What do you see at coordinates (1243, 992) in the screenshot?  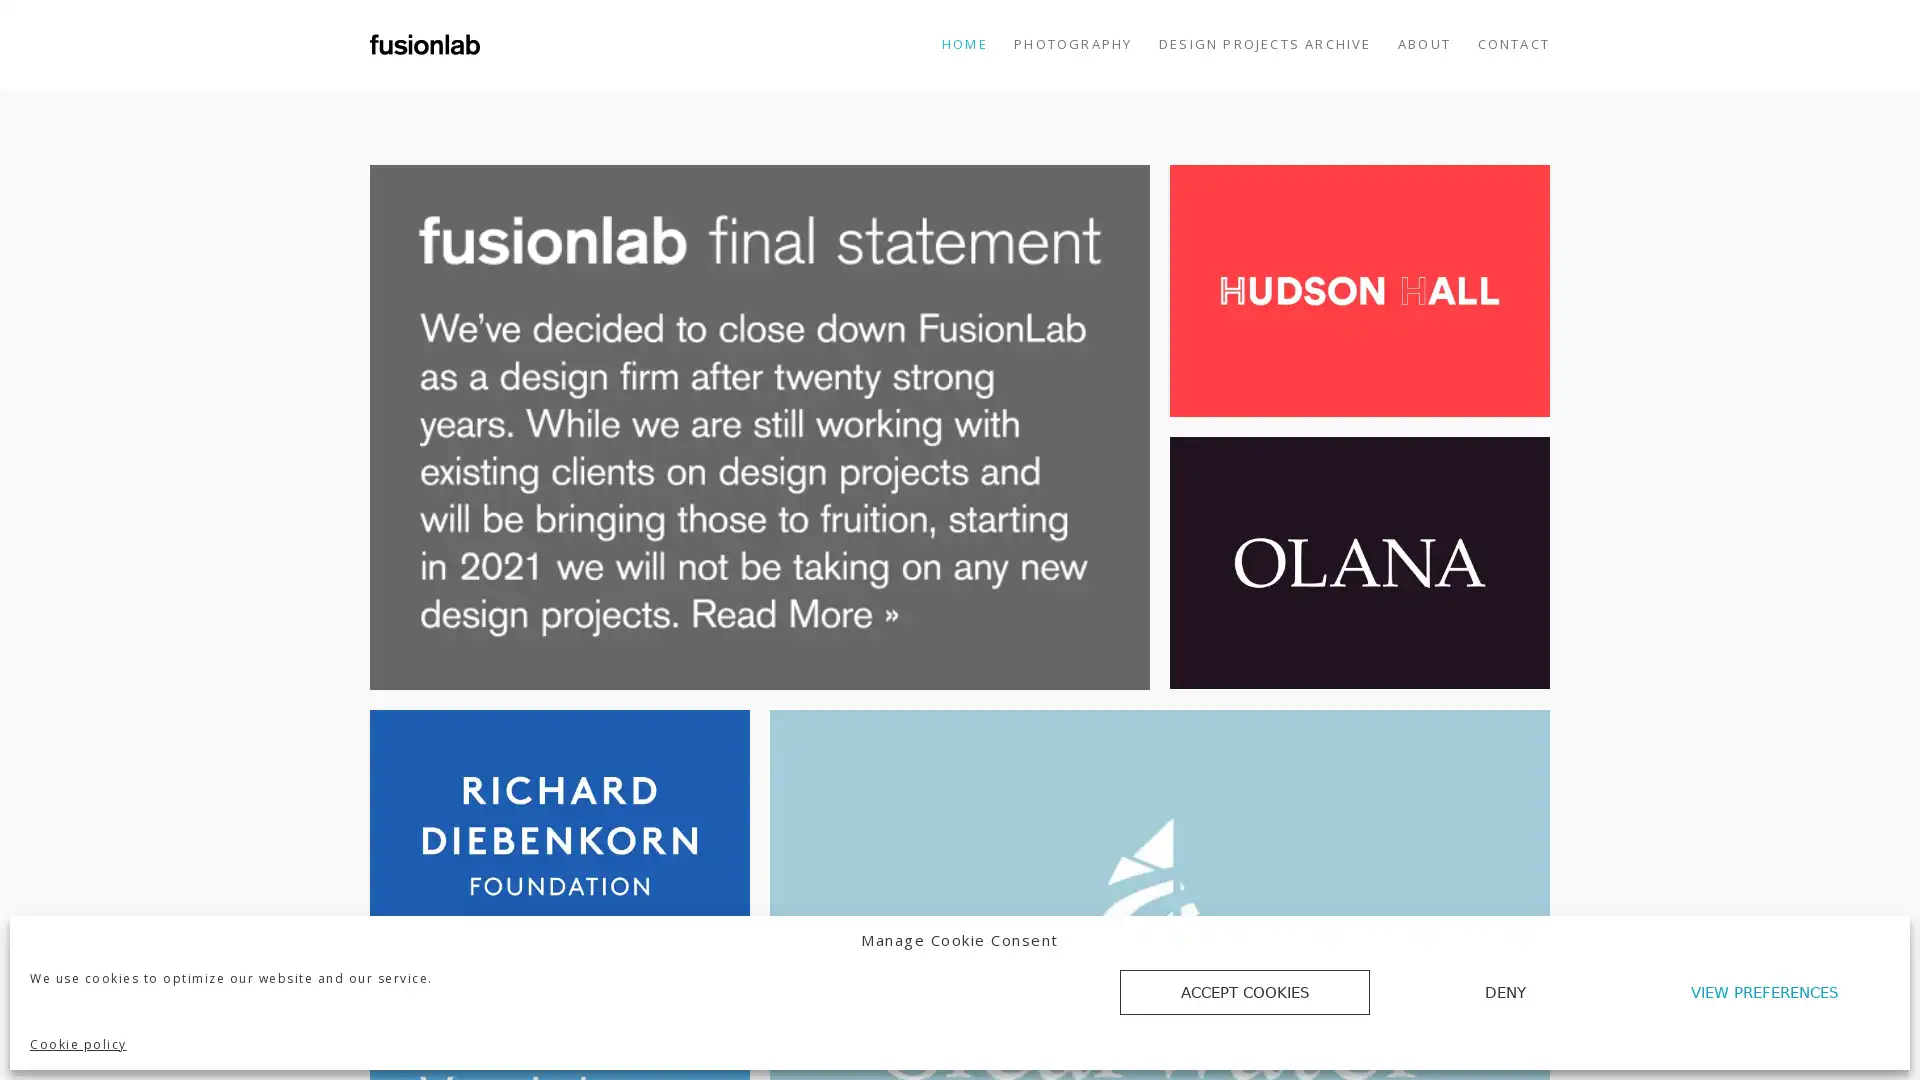 I see `ACCEPT COOKIES` at bounding box center [1243, 992].